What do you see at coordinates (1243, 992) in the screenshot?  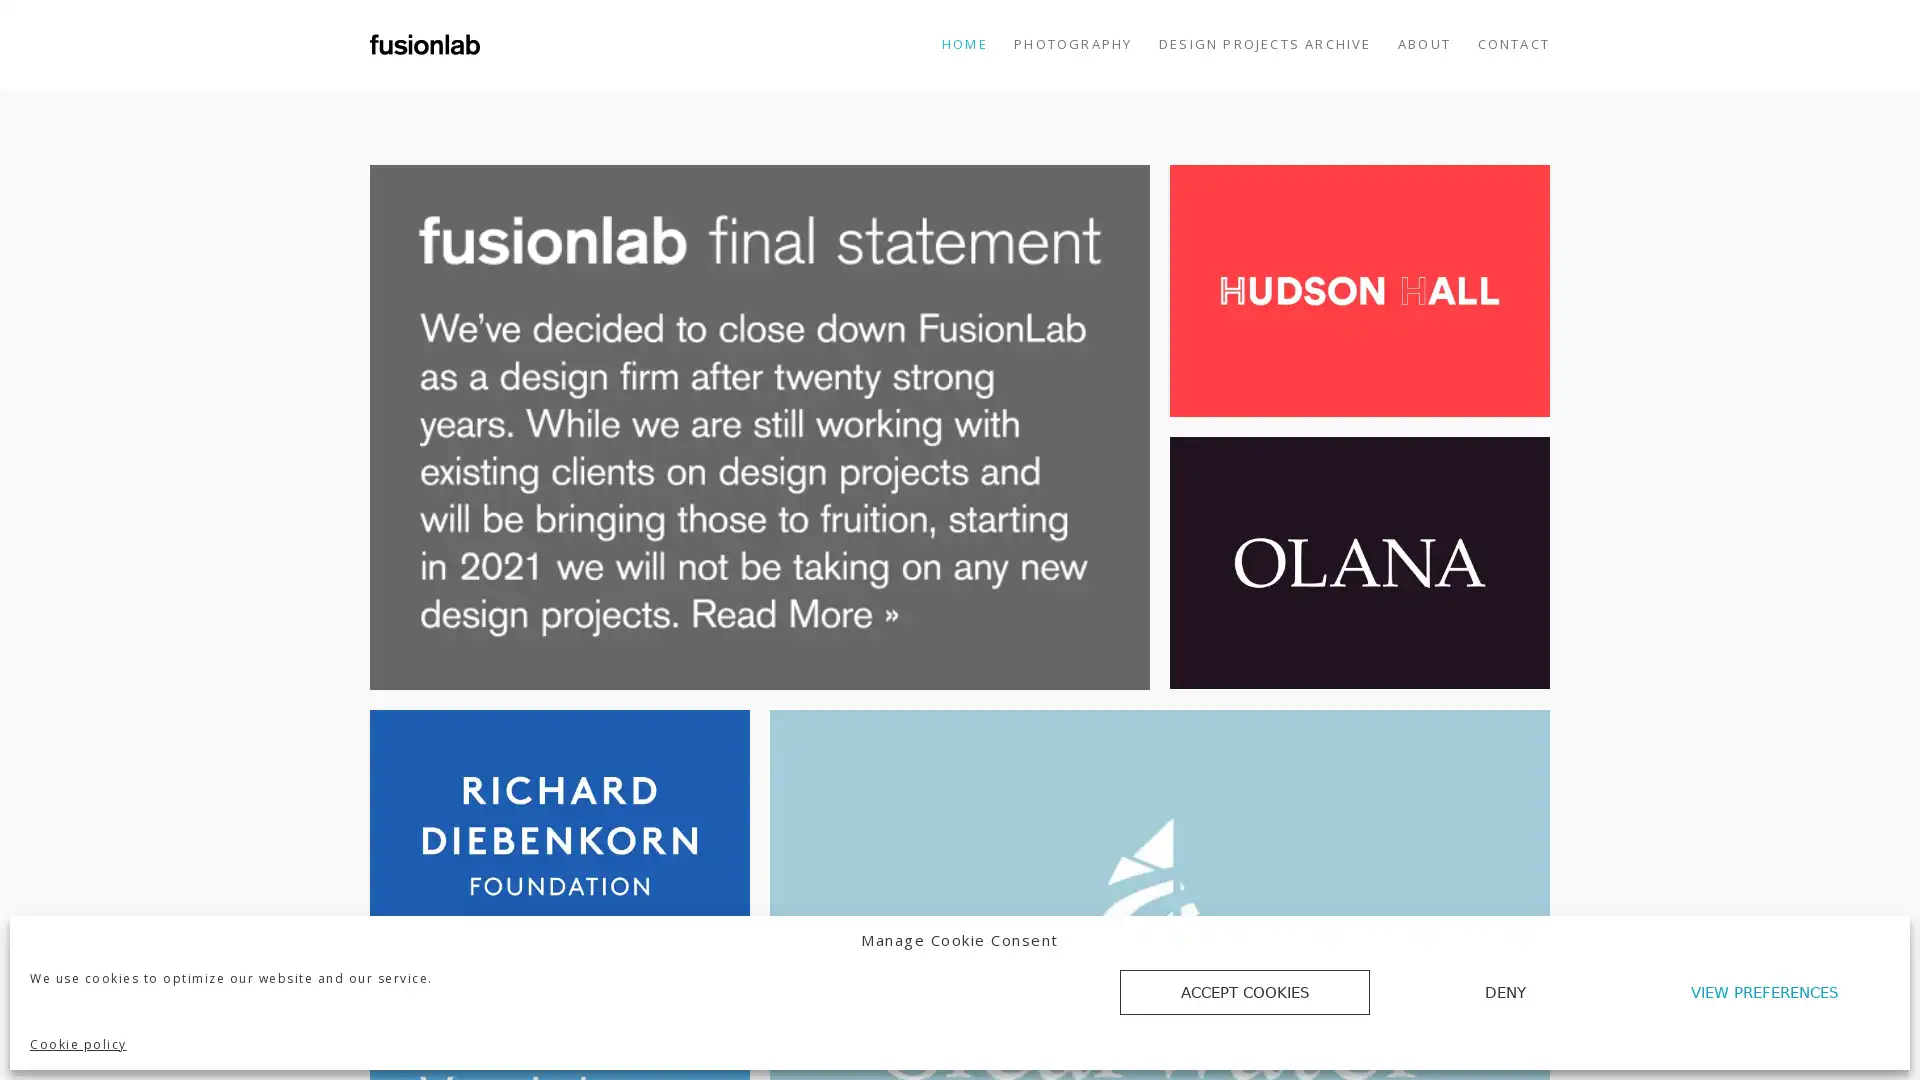 I see `ACCEPT COOKIES` at bounding box center [1243, 992].